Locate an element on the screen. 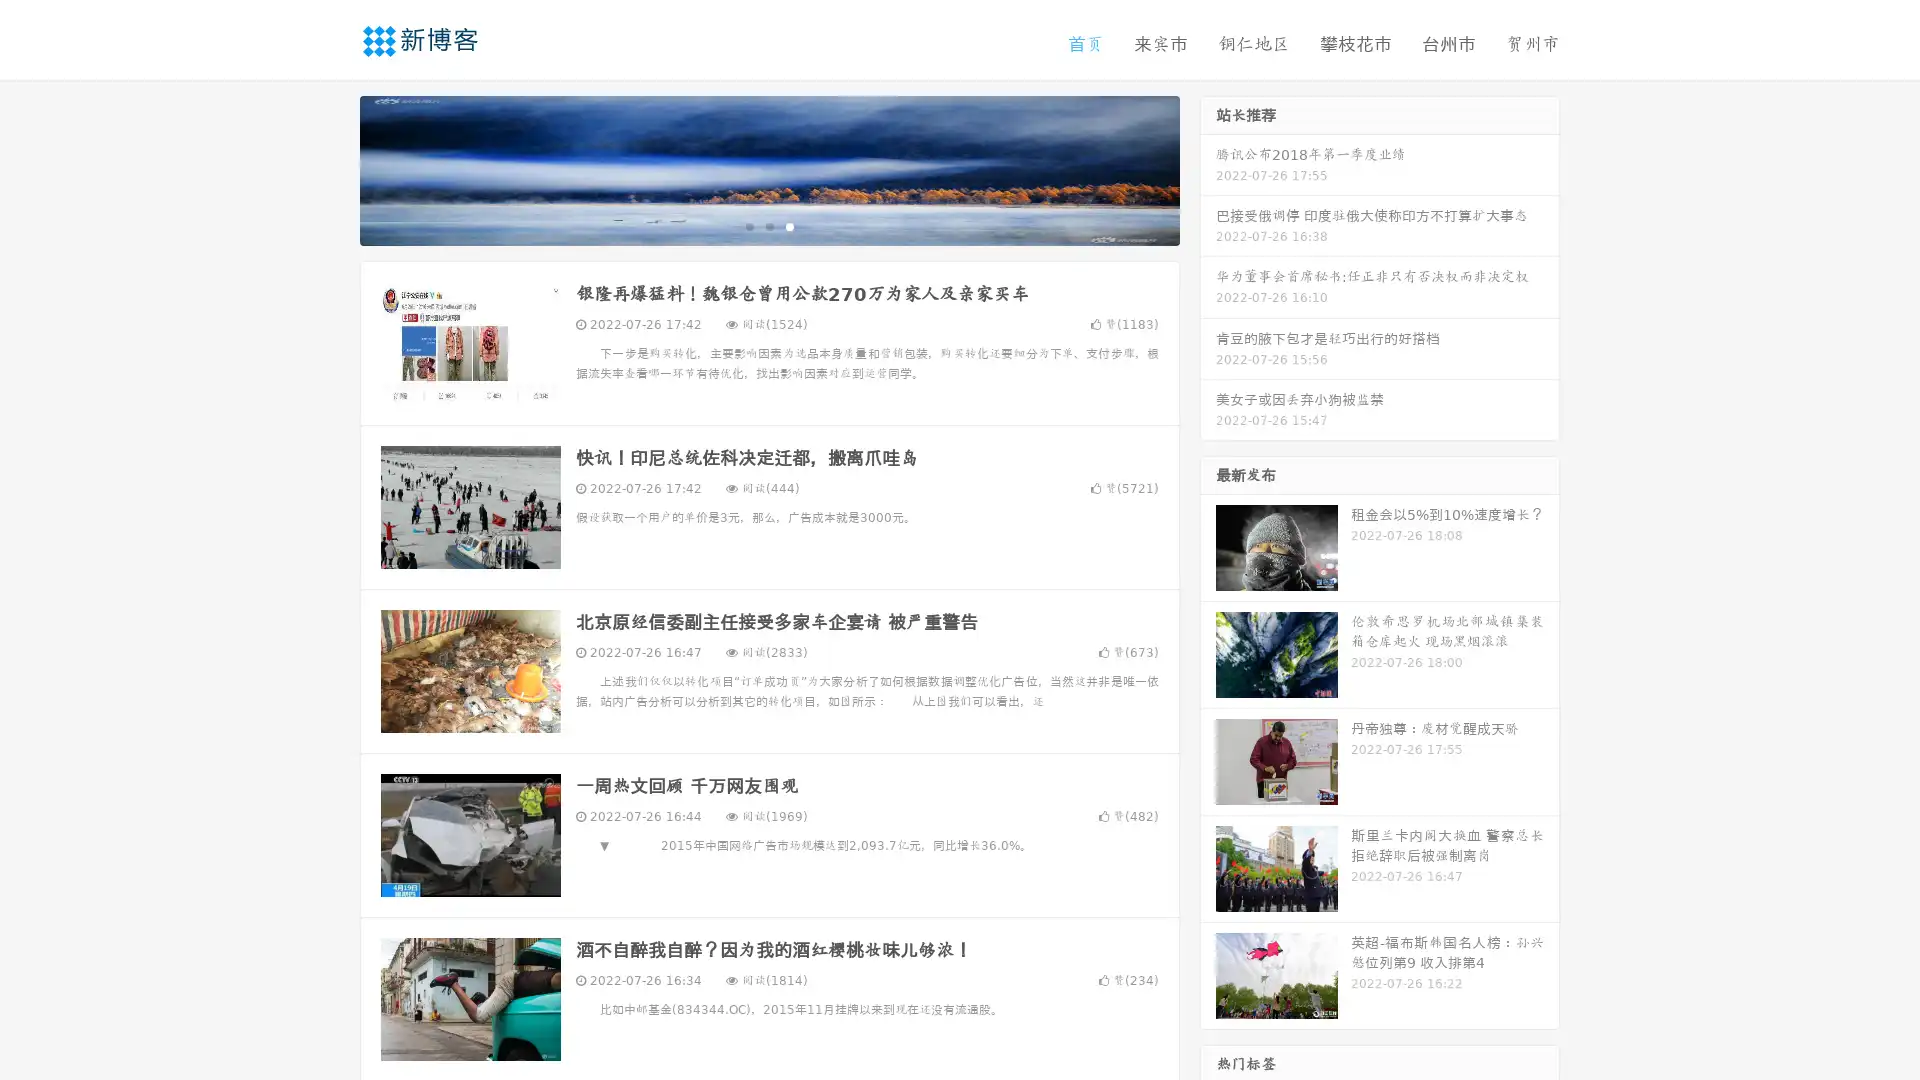 The width and height of the screenshot is (1920, 1080). Go to slide 2 is located at coordinates (768, 225).